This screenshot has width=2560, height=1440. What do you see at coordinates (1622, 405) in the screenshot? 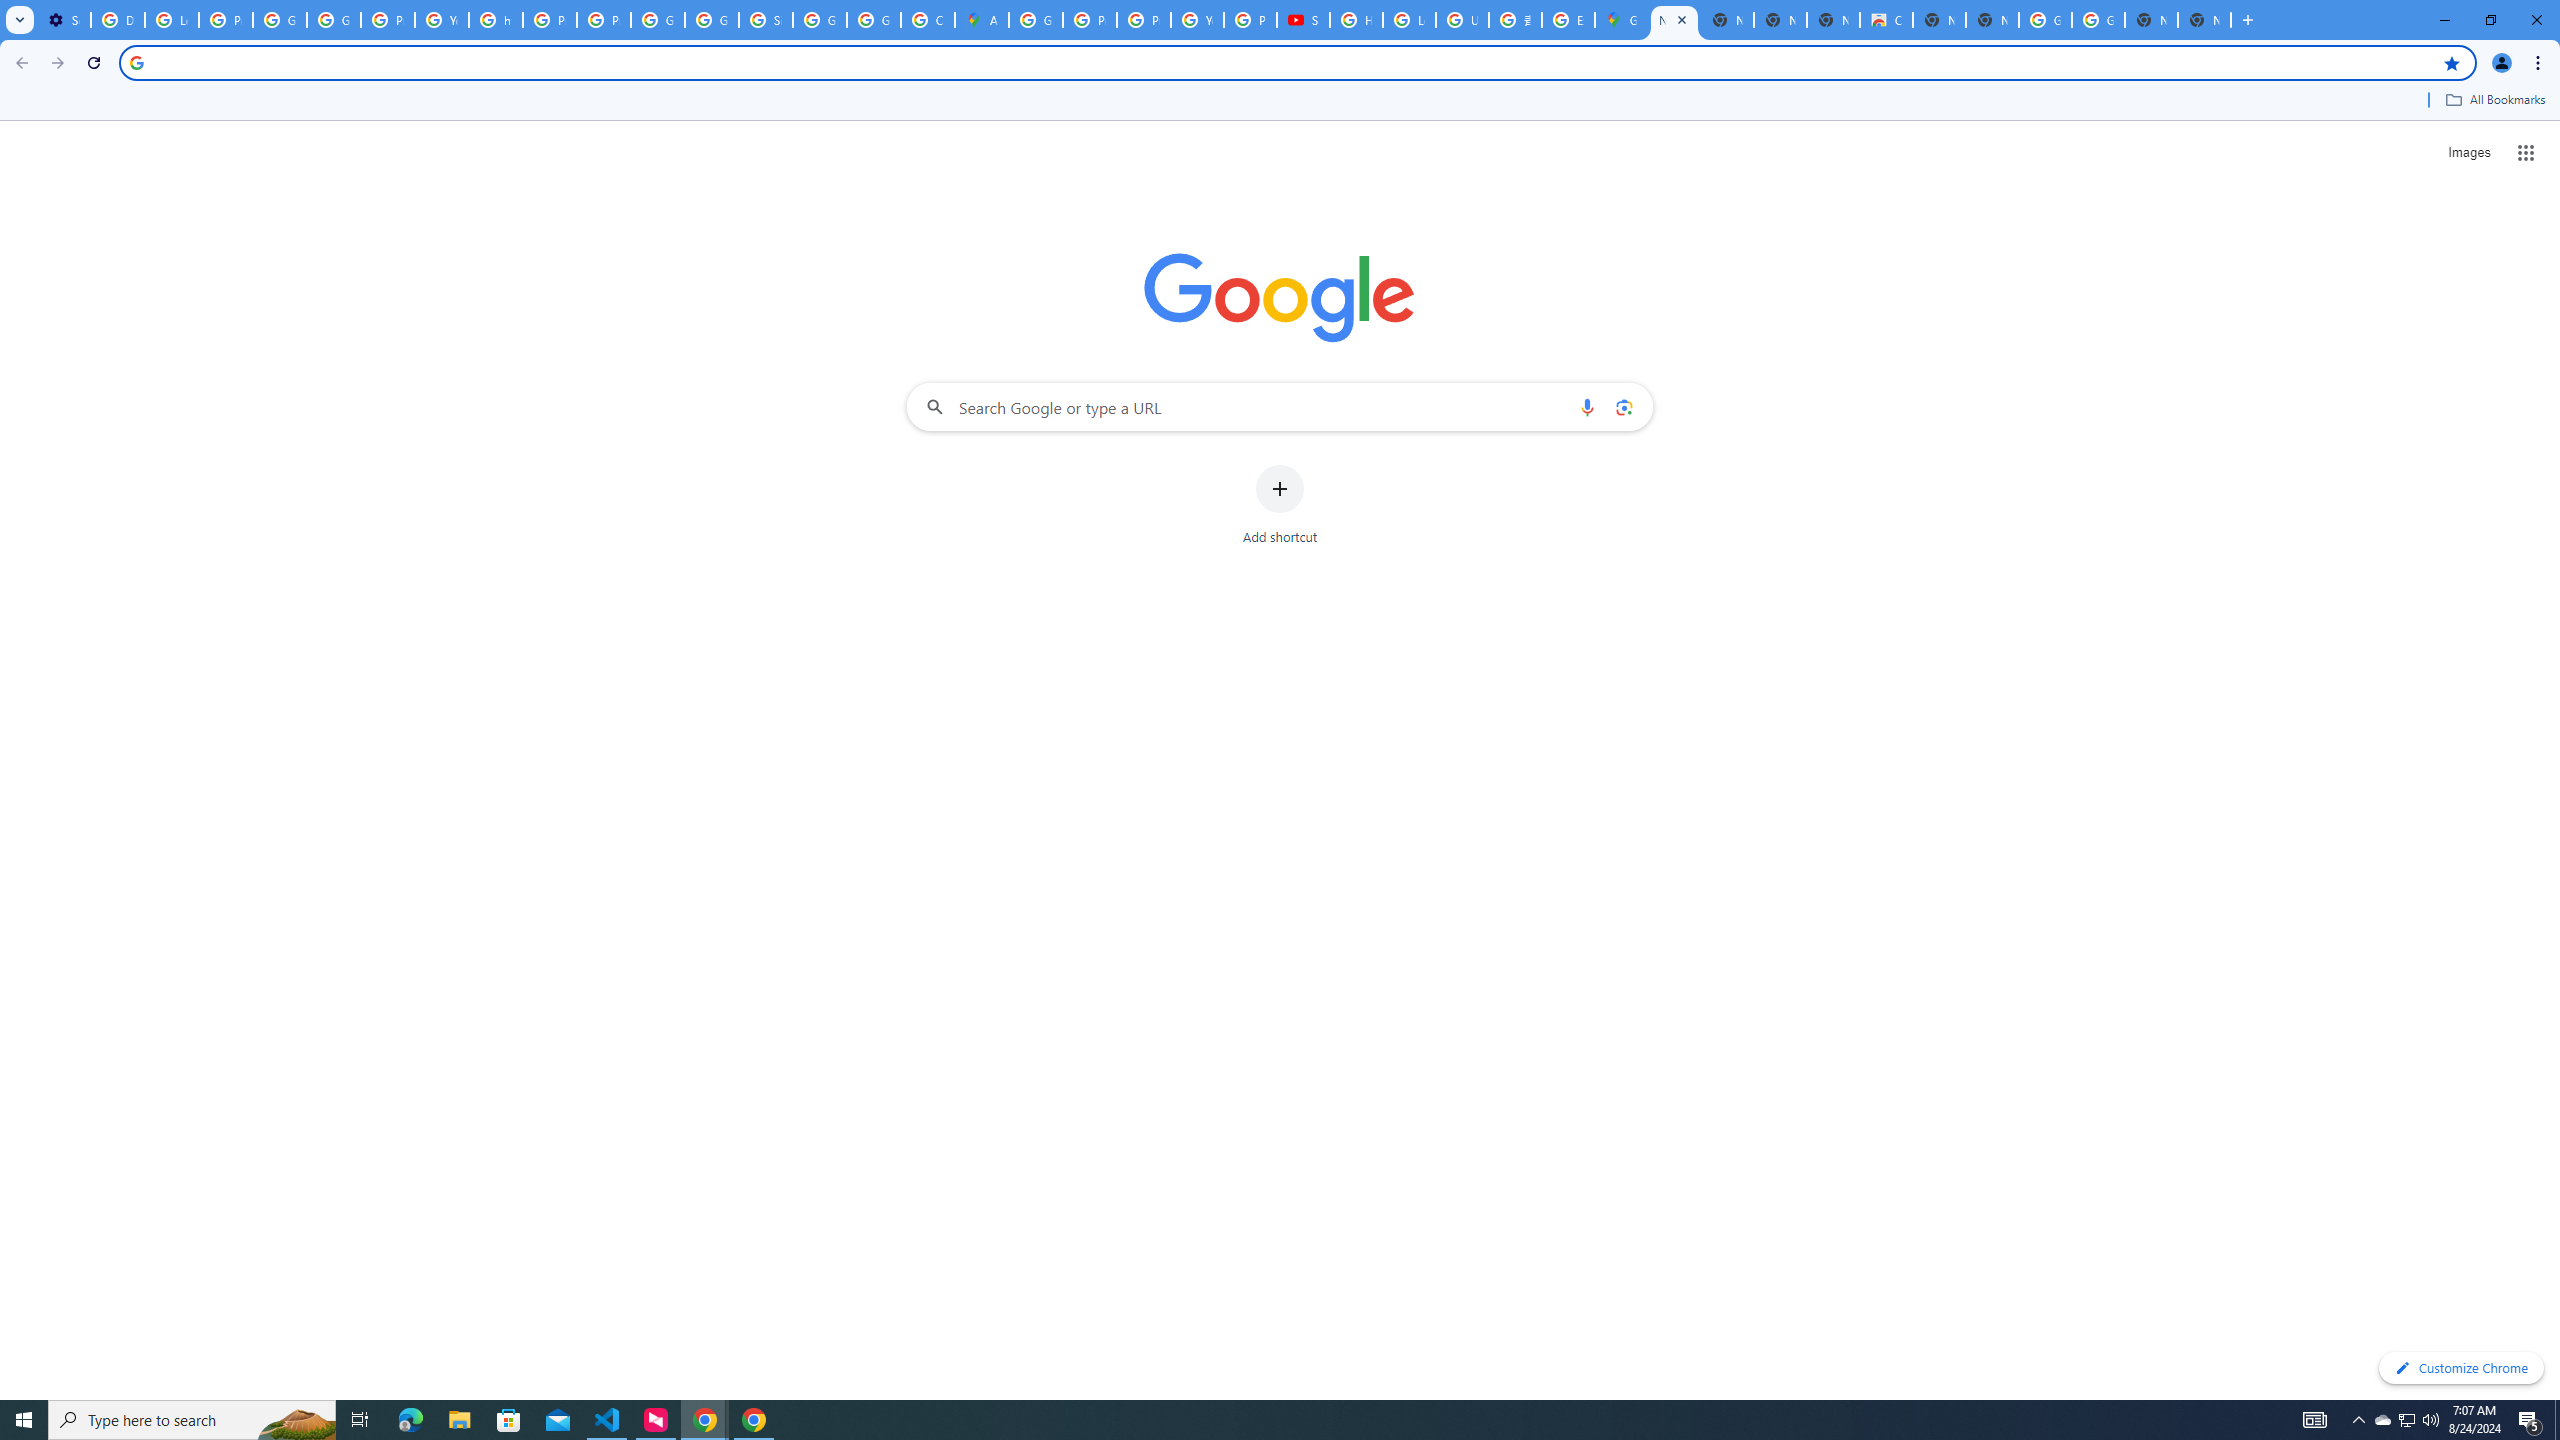
I see `'Search by image'` at bounding box center [1622, 405].